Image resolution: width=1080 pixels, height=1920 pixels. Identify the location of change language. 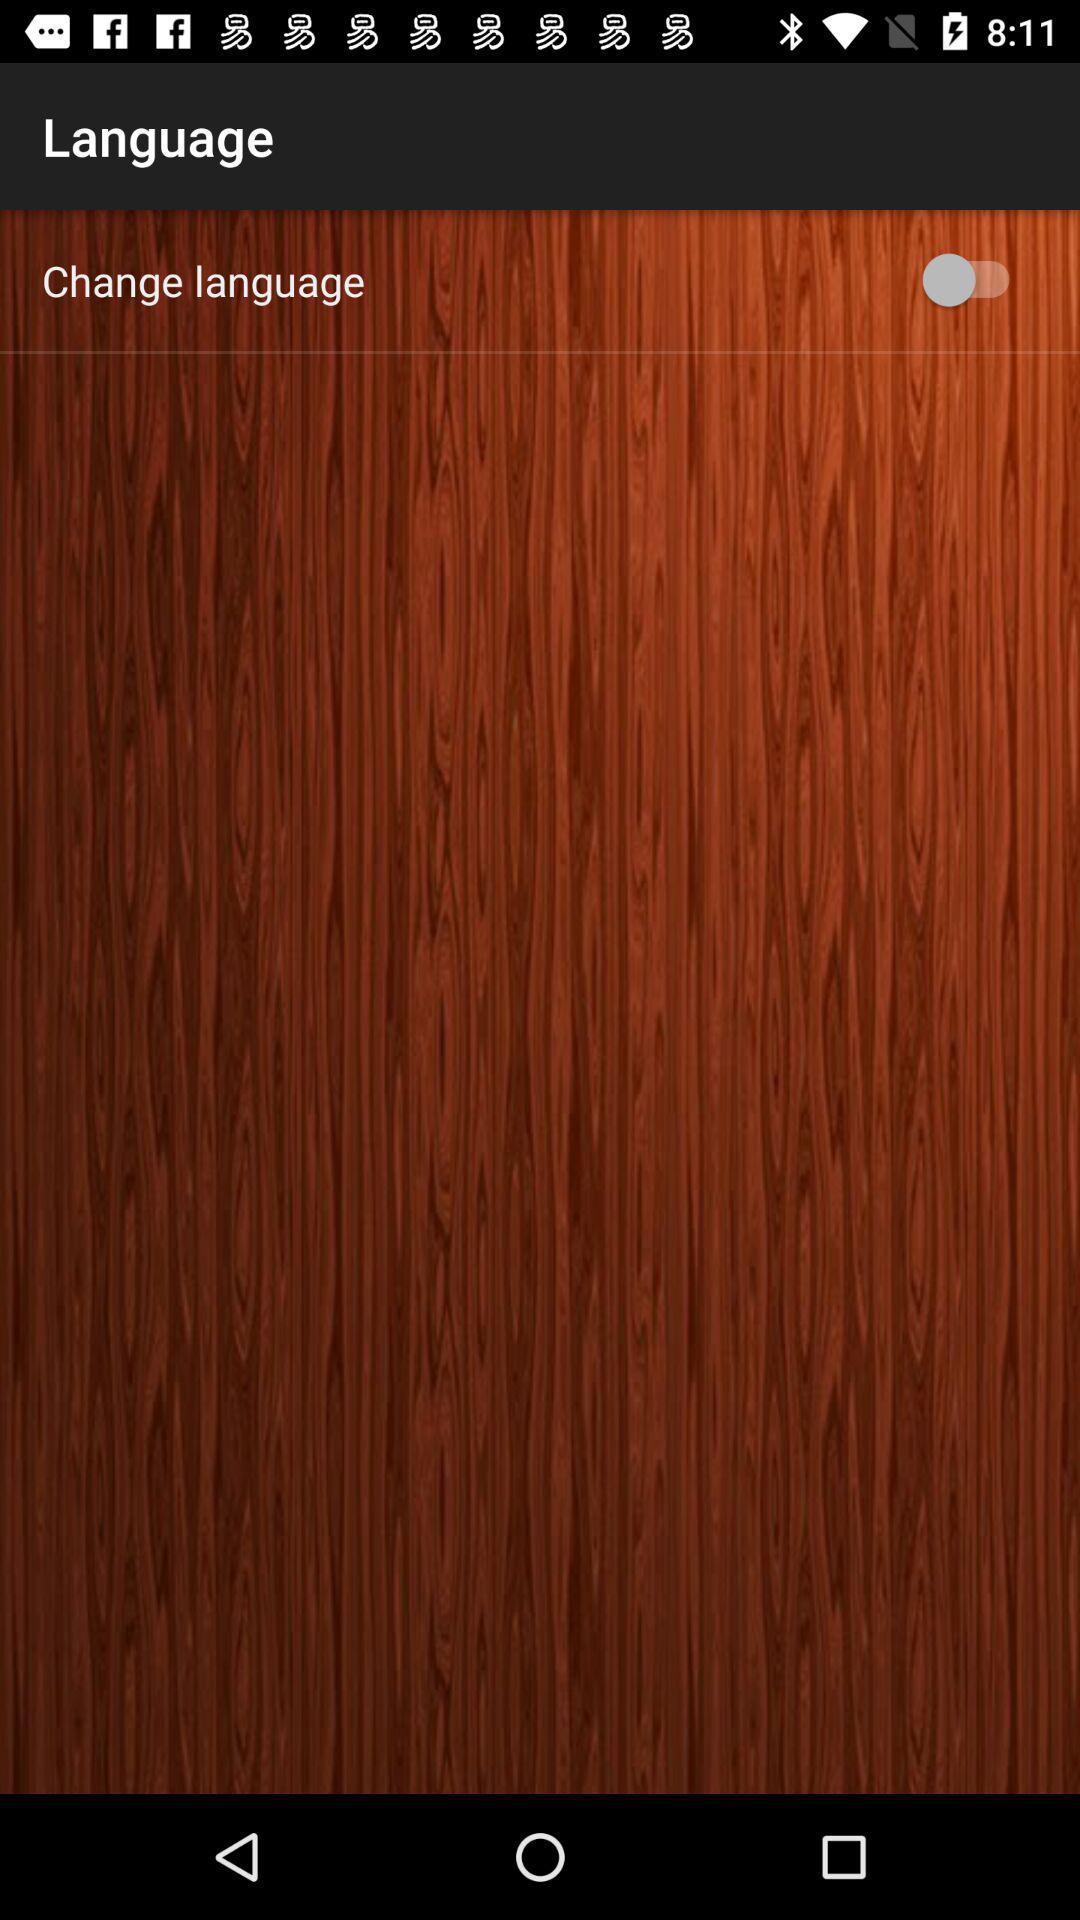
(203, 279).